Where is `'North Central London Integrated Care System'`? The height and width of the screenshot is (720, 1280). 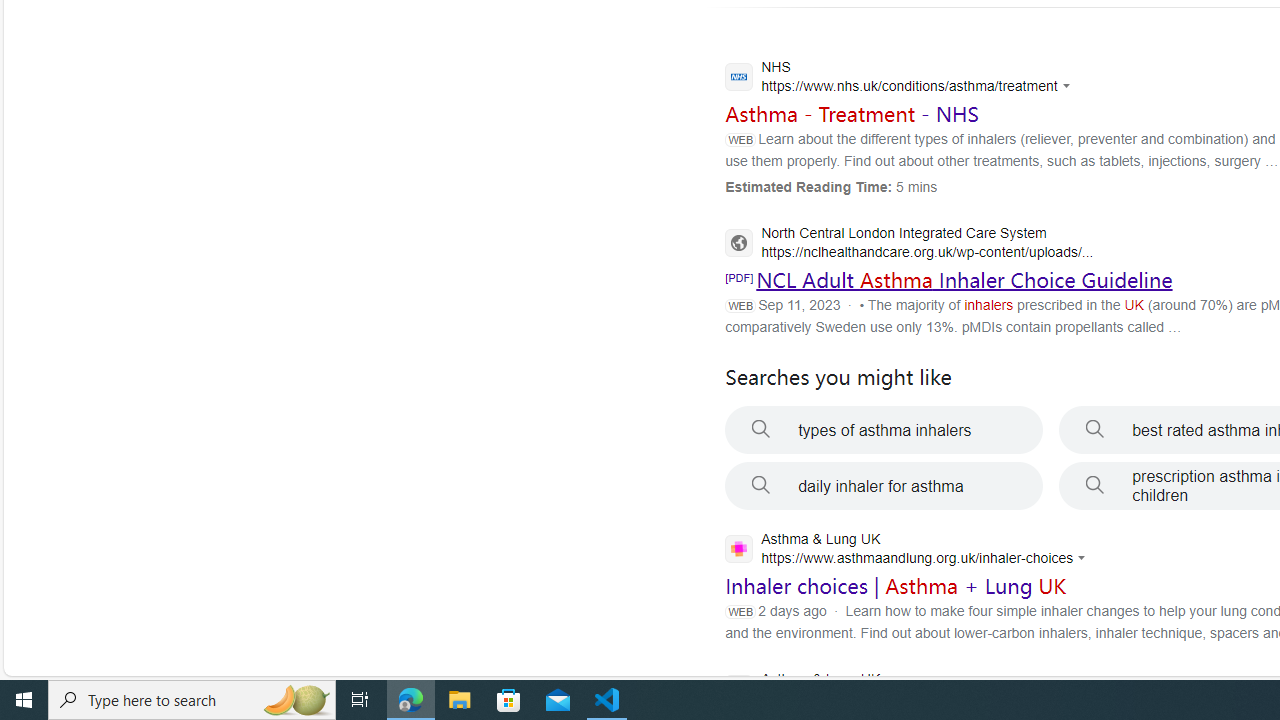
'North Central London Integrated Care System' is located at coordinates (908, 243).